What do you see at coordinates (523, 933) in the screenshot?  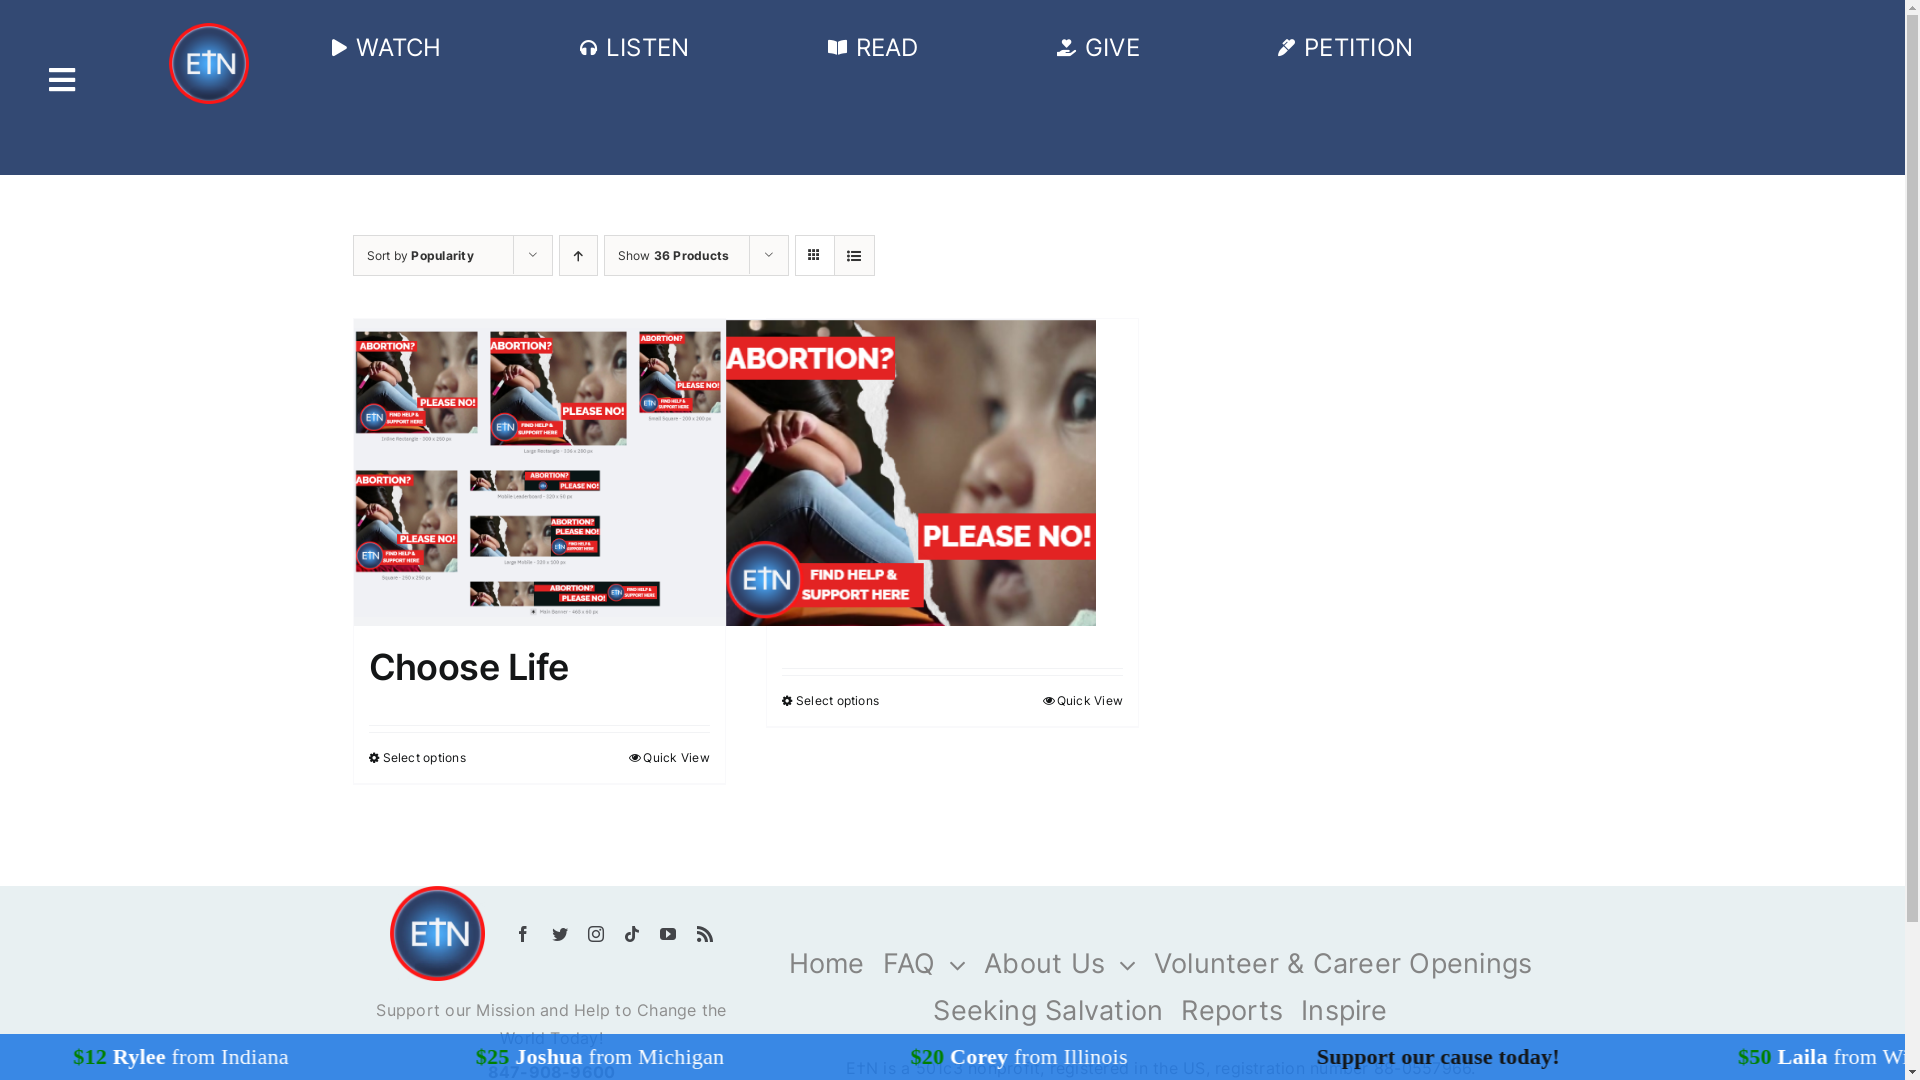 I see `'Facebook'` at bounding box center [523, 933].